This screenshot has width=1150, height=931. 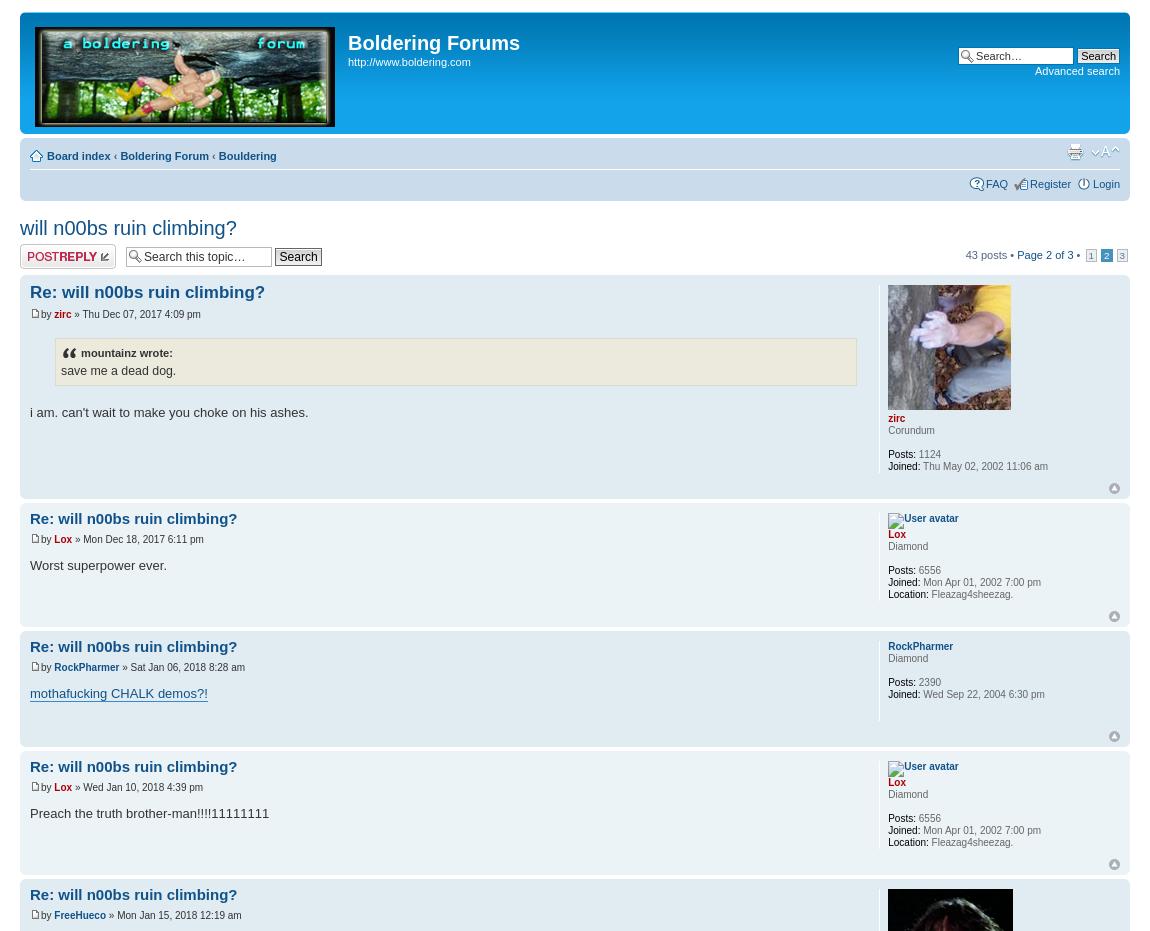 What do you see at coordinates (168, 411) in the screenshot?
I see `'i am. can't wait to make you choke on his ashes.'` at bounding box center [168, 411].